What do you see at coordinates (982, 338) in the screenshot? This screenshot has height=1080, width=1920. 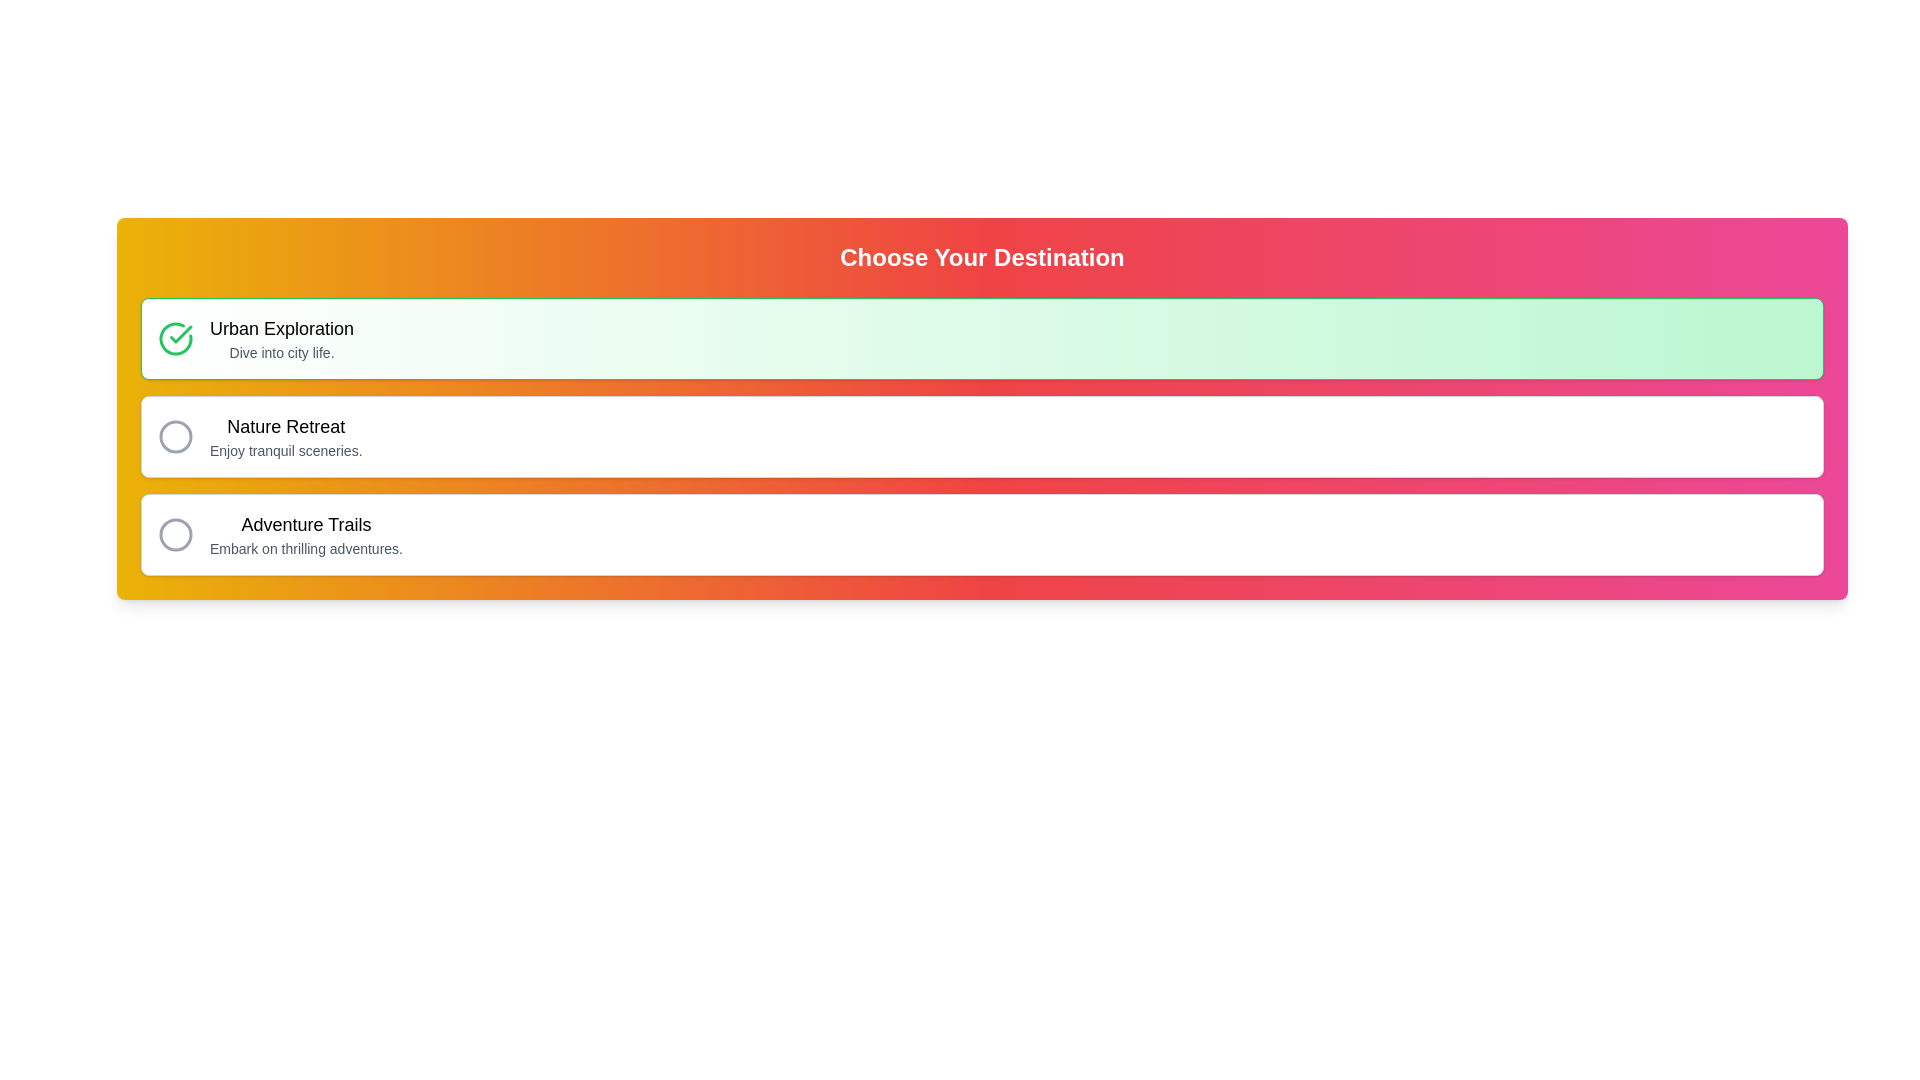 I see `the first selectable list item labeled 'Urban Exploration' with a green checkmark icon for interaction` at bounding box center [982, 338].